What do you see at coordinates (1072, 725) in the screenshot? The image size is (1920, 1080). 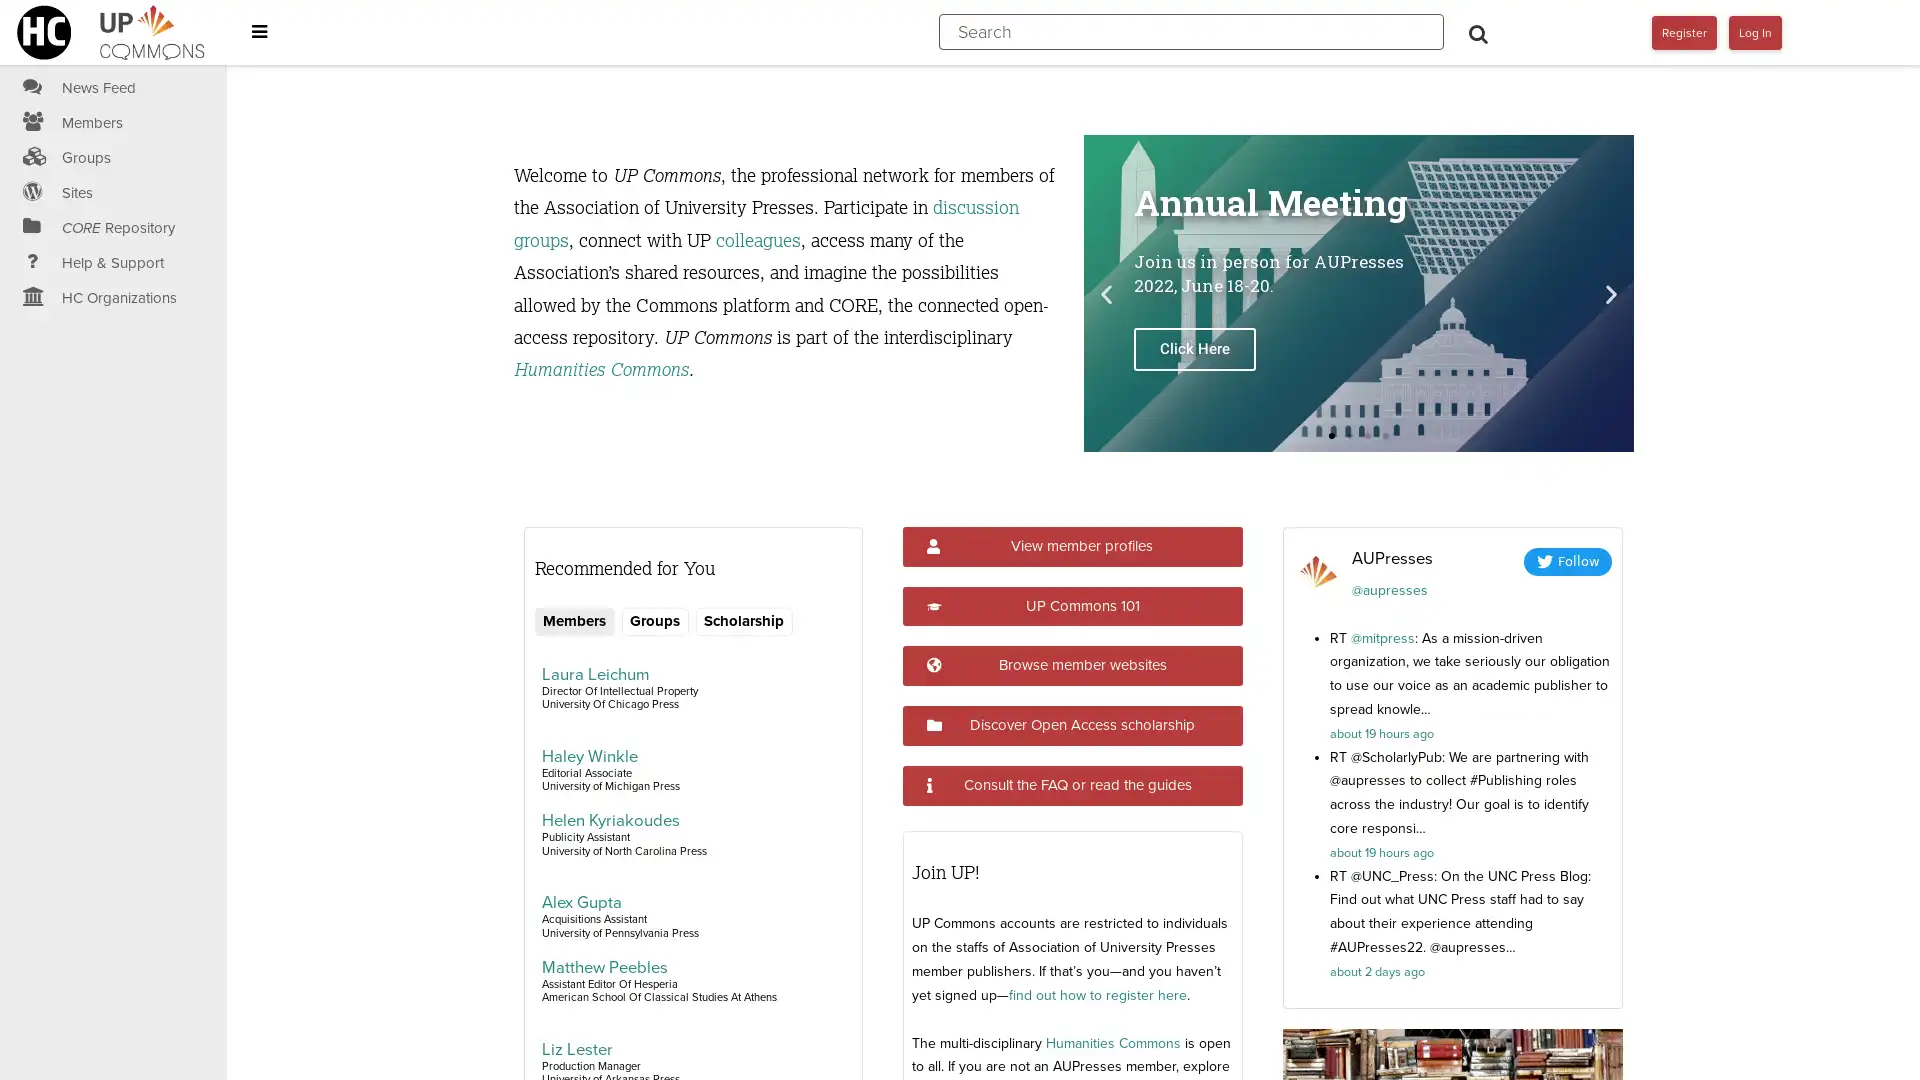 I see `Discover Open Access scholarship` at bounding box center [1072, 725].